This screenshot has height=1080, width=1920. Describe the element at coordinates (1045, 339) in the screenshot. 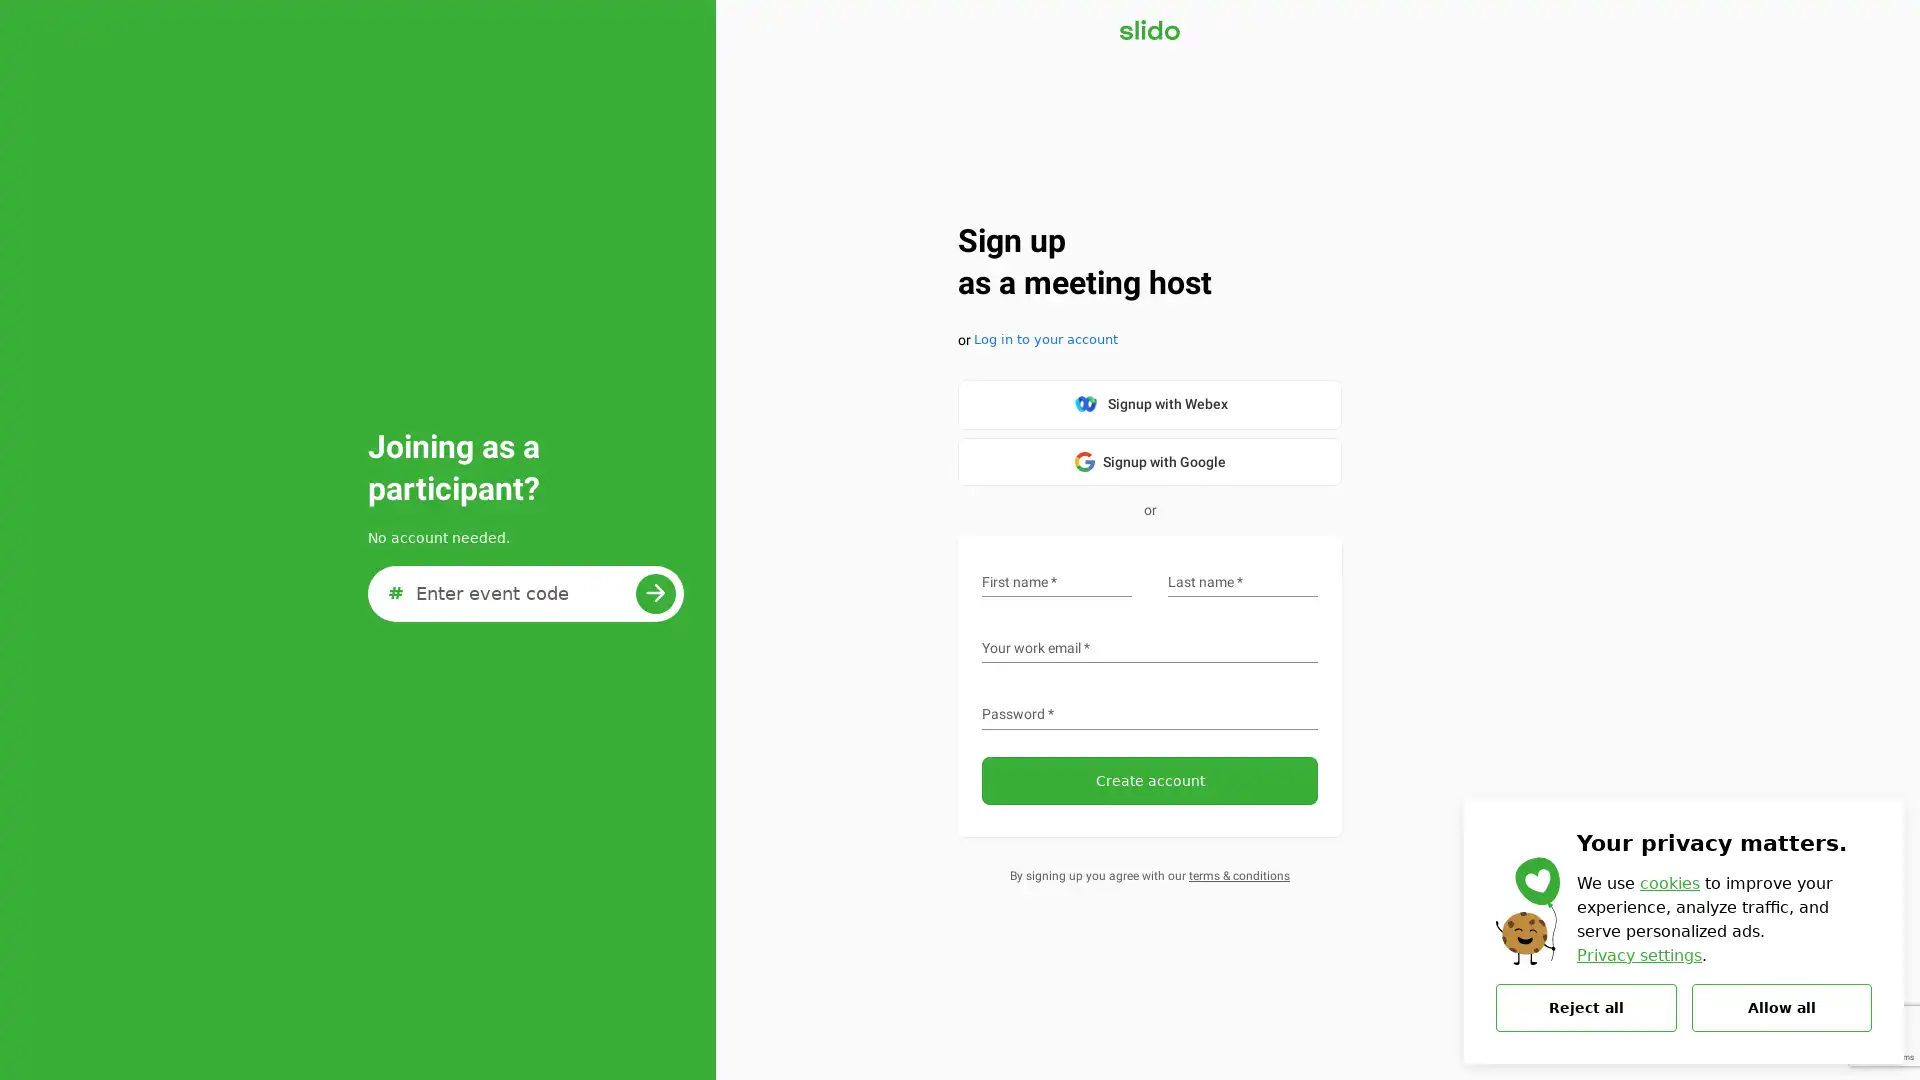

I see `Log in to your account` at that location.